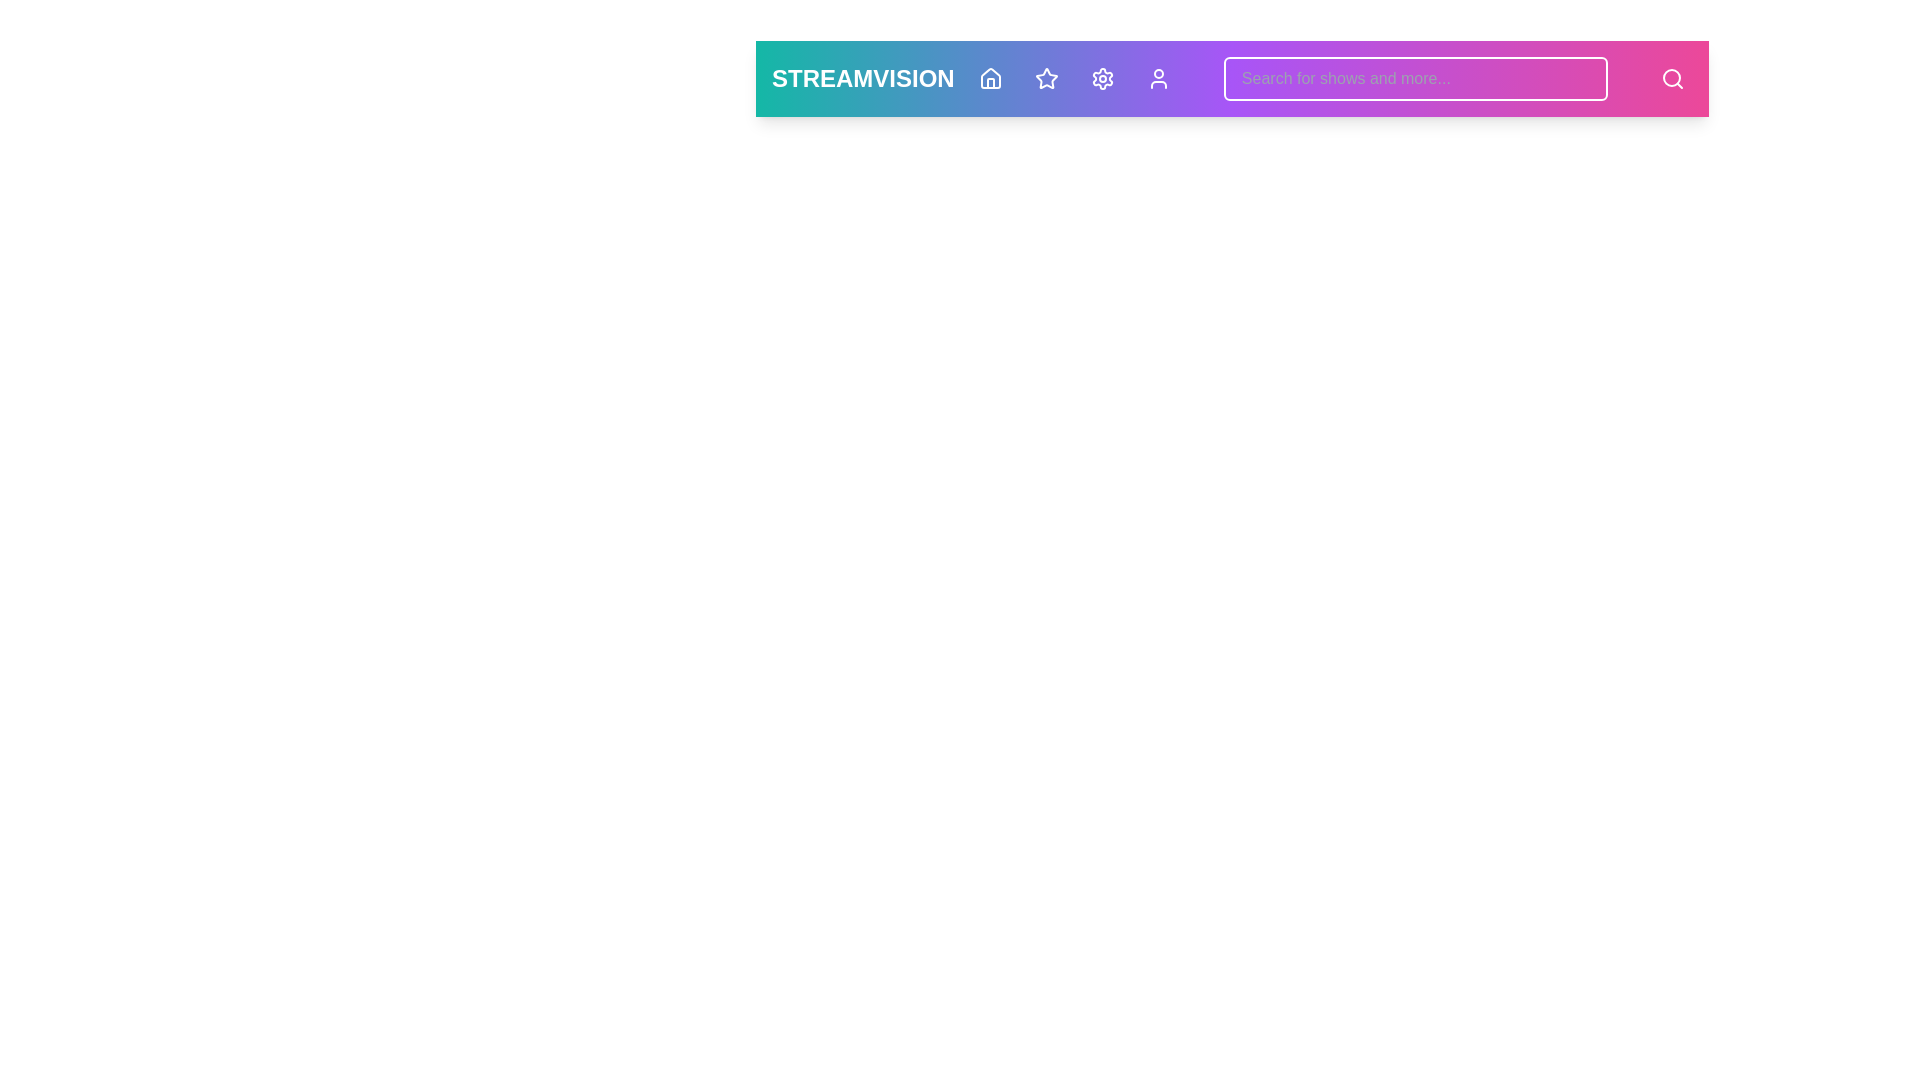  Describe the element at coordinates (1101, 77) in the screenshot. I see `the settings navigation button` at that location.